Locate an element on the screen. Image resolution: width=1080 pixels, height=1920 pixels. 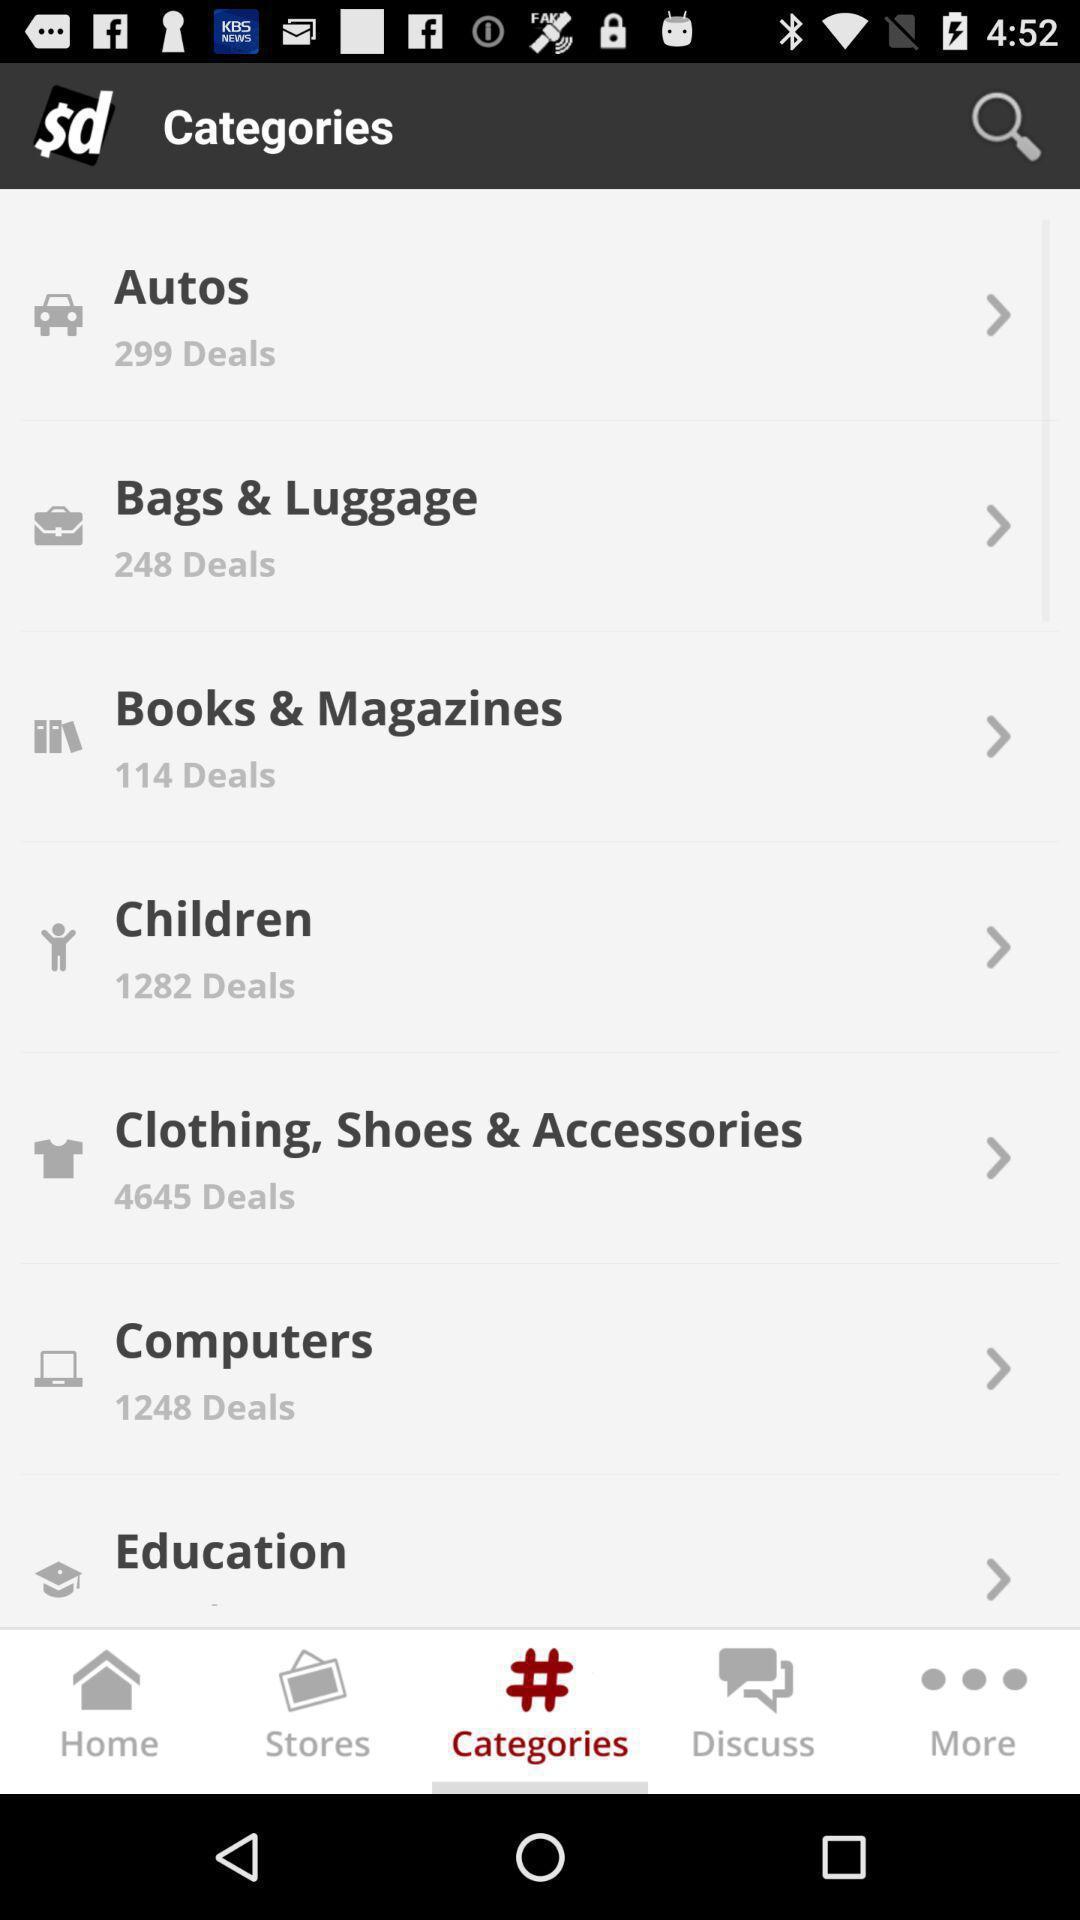
the home icon is located at coordinates (108, 1836).